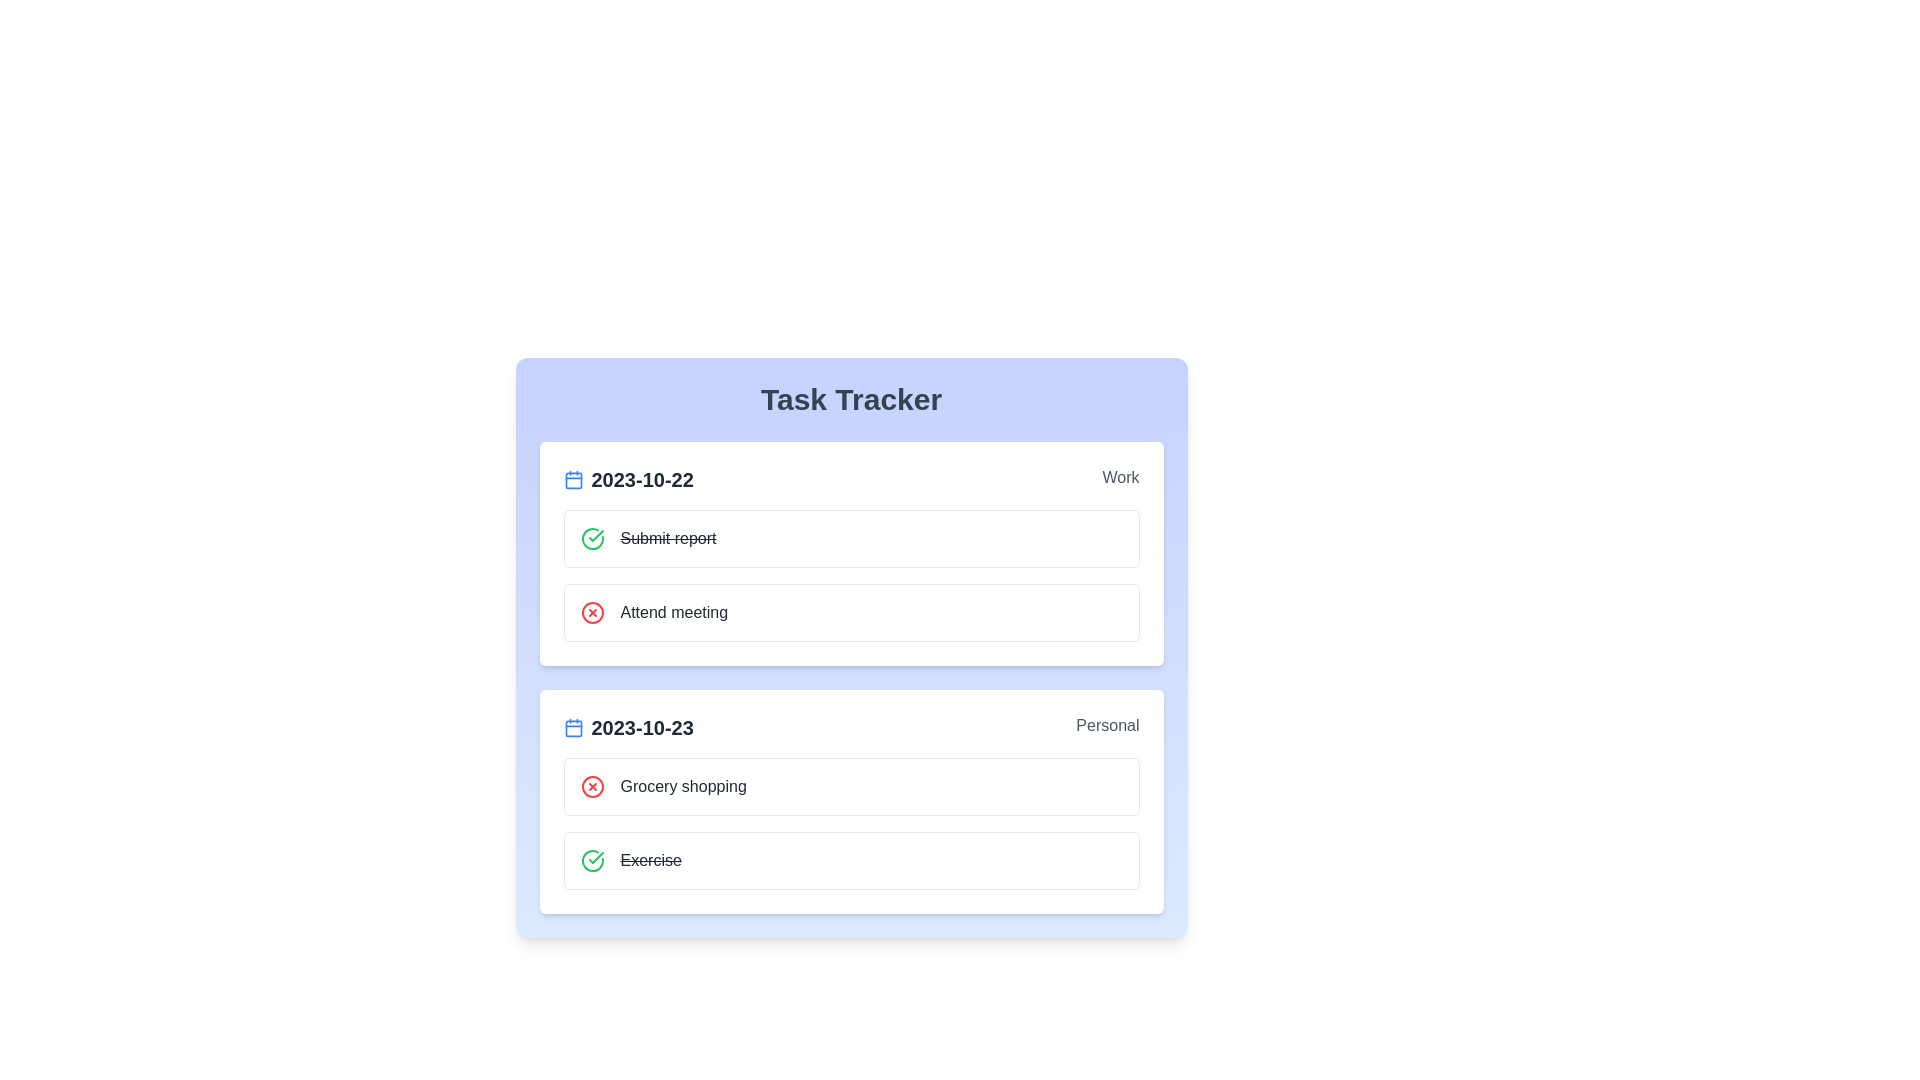  What do you see at coordinates (668, 538) in the screenshot?
I see `the task Submit report to reveal additional options` at bounding box center [668, 538].